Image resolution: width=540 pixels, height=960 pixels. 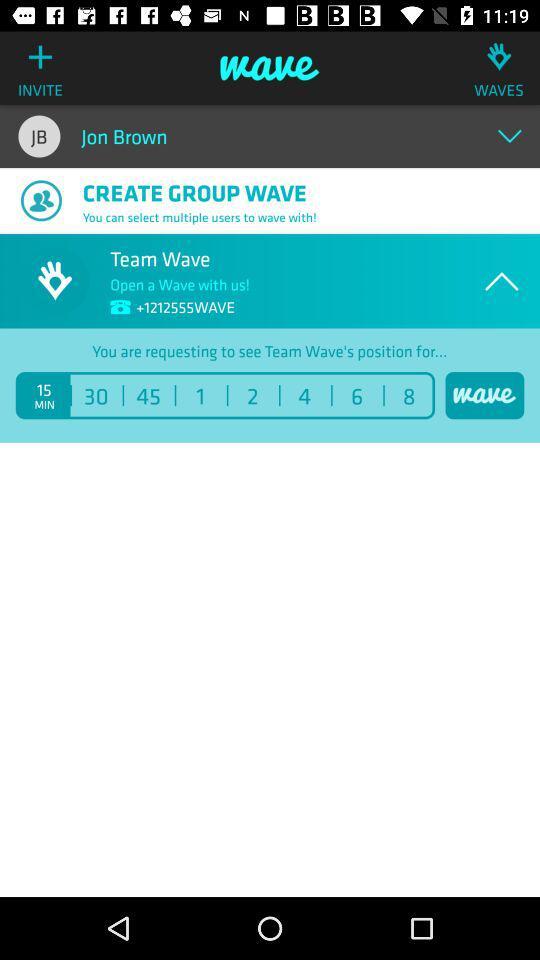 I want to click on icon to the right of invite, so click(x=270, y=68).